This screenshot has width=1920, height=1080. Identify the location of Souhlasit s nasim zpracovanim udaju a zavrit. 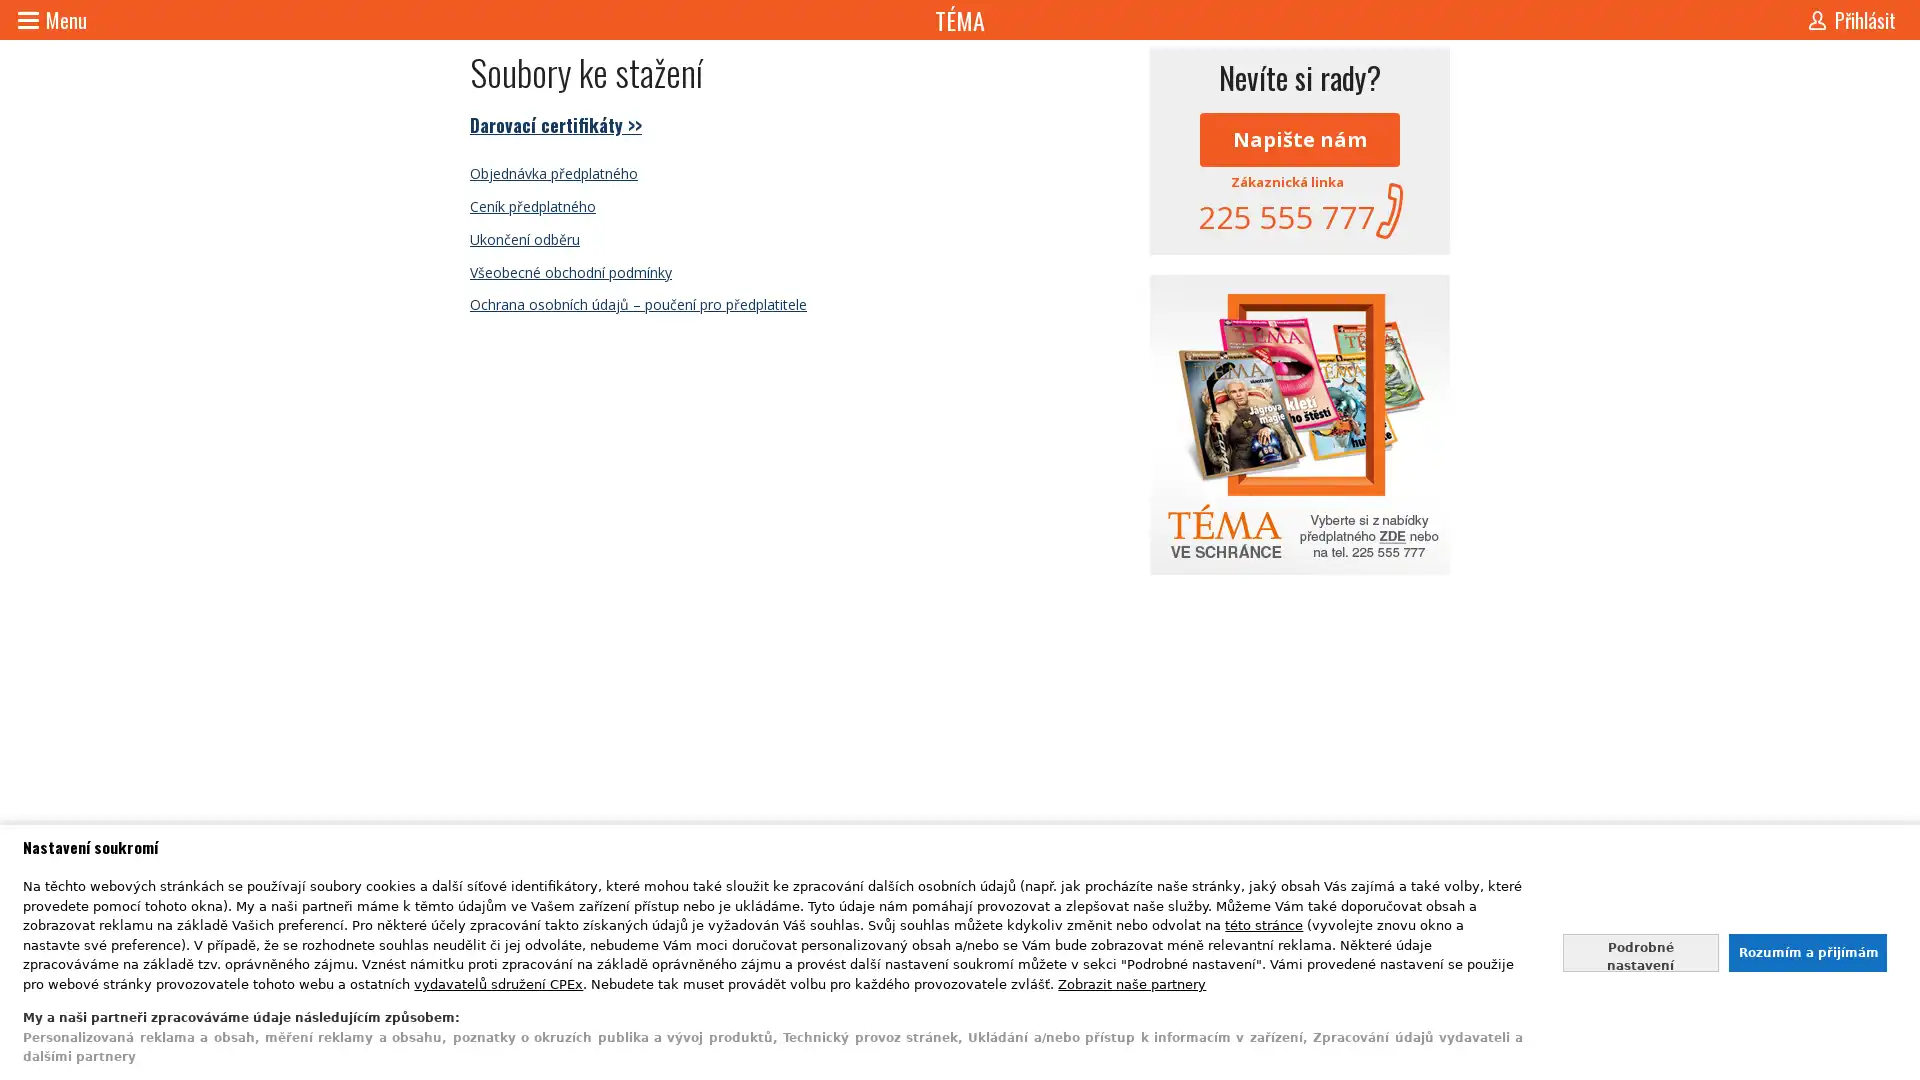
(1806, 951).